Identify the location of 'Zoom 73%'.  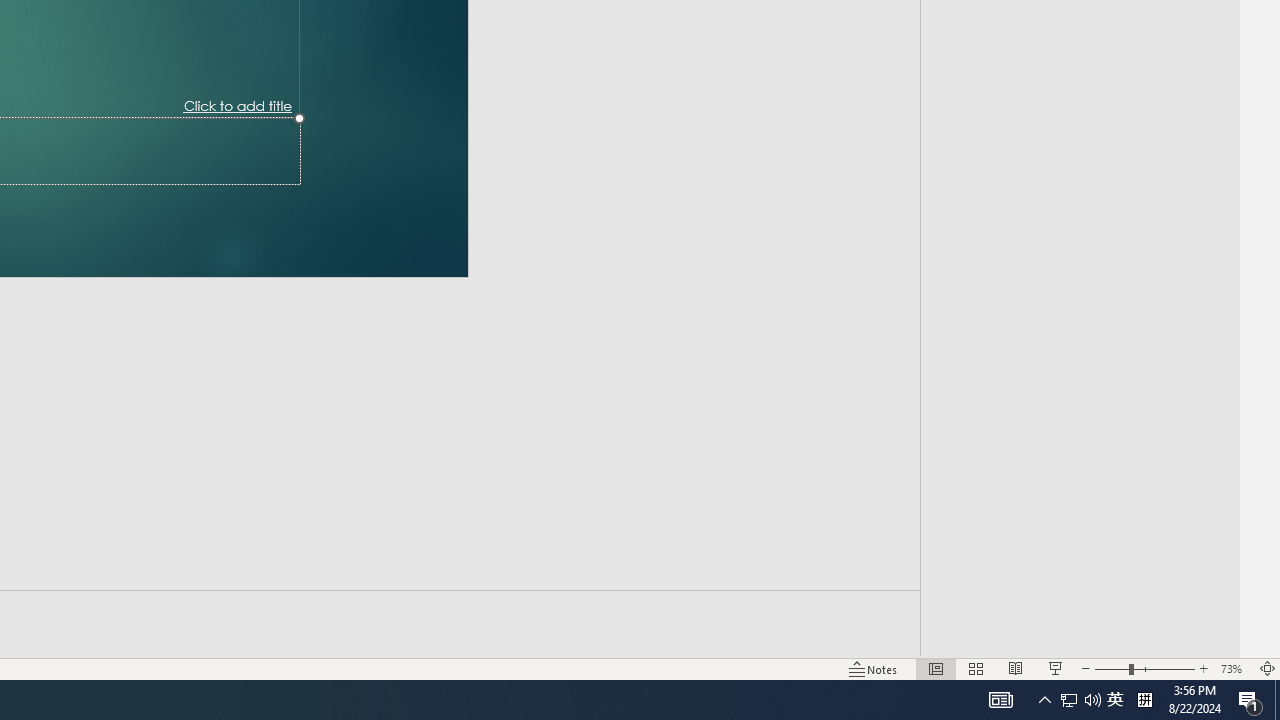
(1233, 669).